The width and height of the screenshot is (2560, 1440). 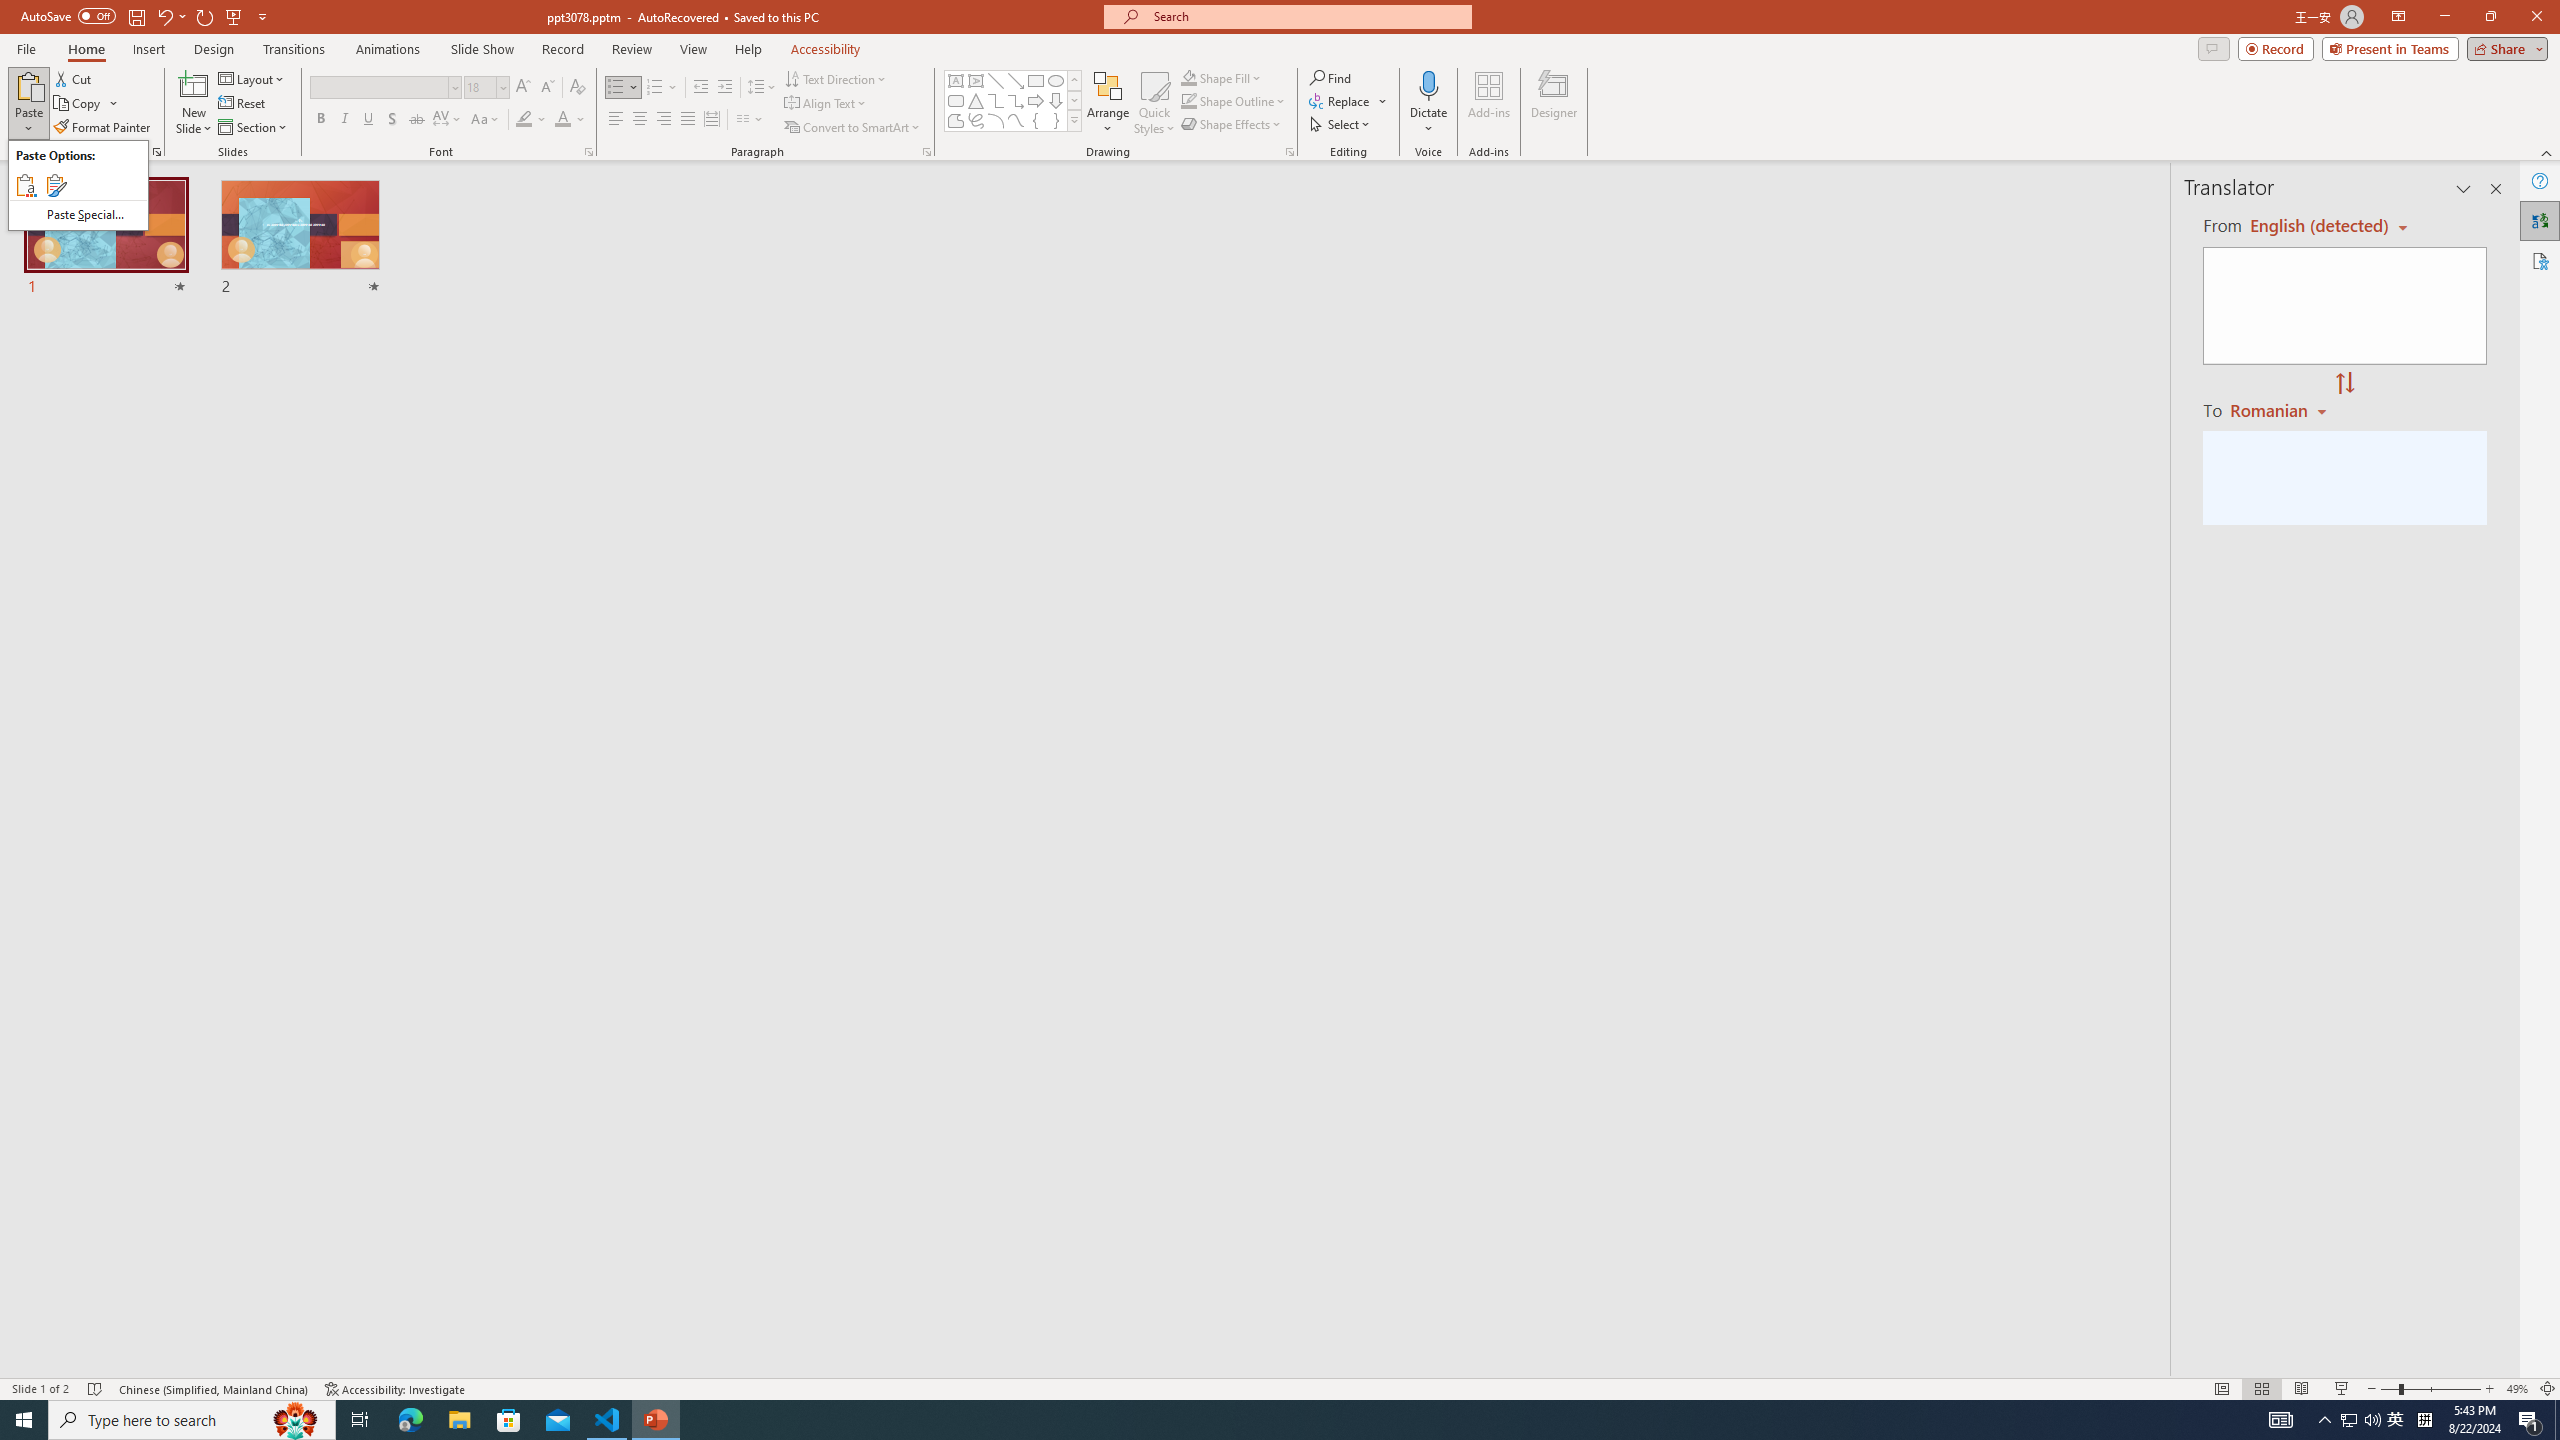 What do you see at coordinates (86, 103) in the screenshot?
I see `'Copy'` at bounding box center [86, 103].